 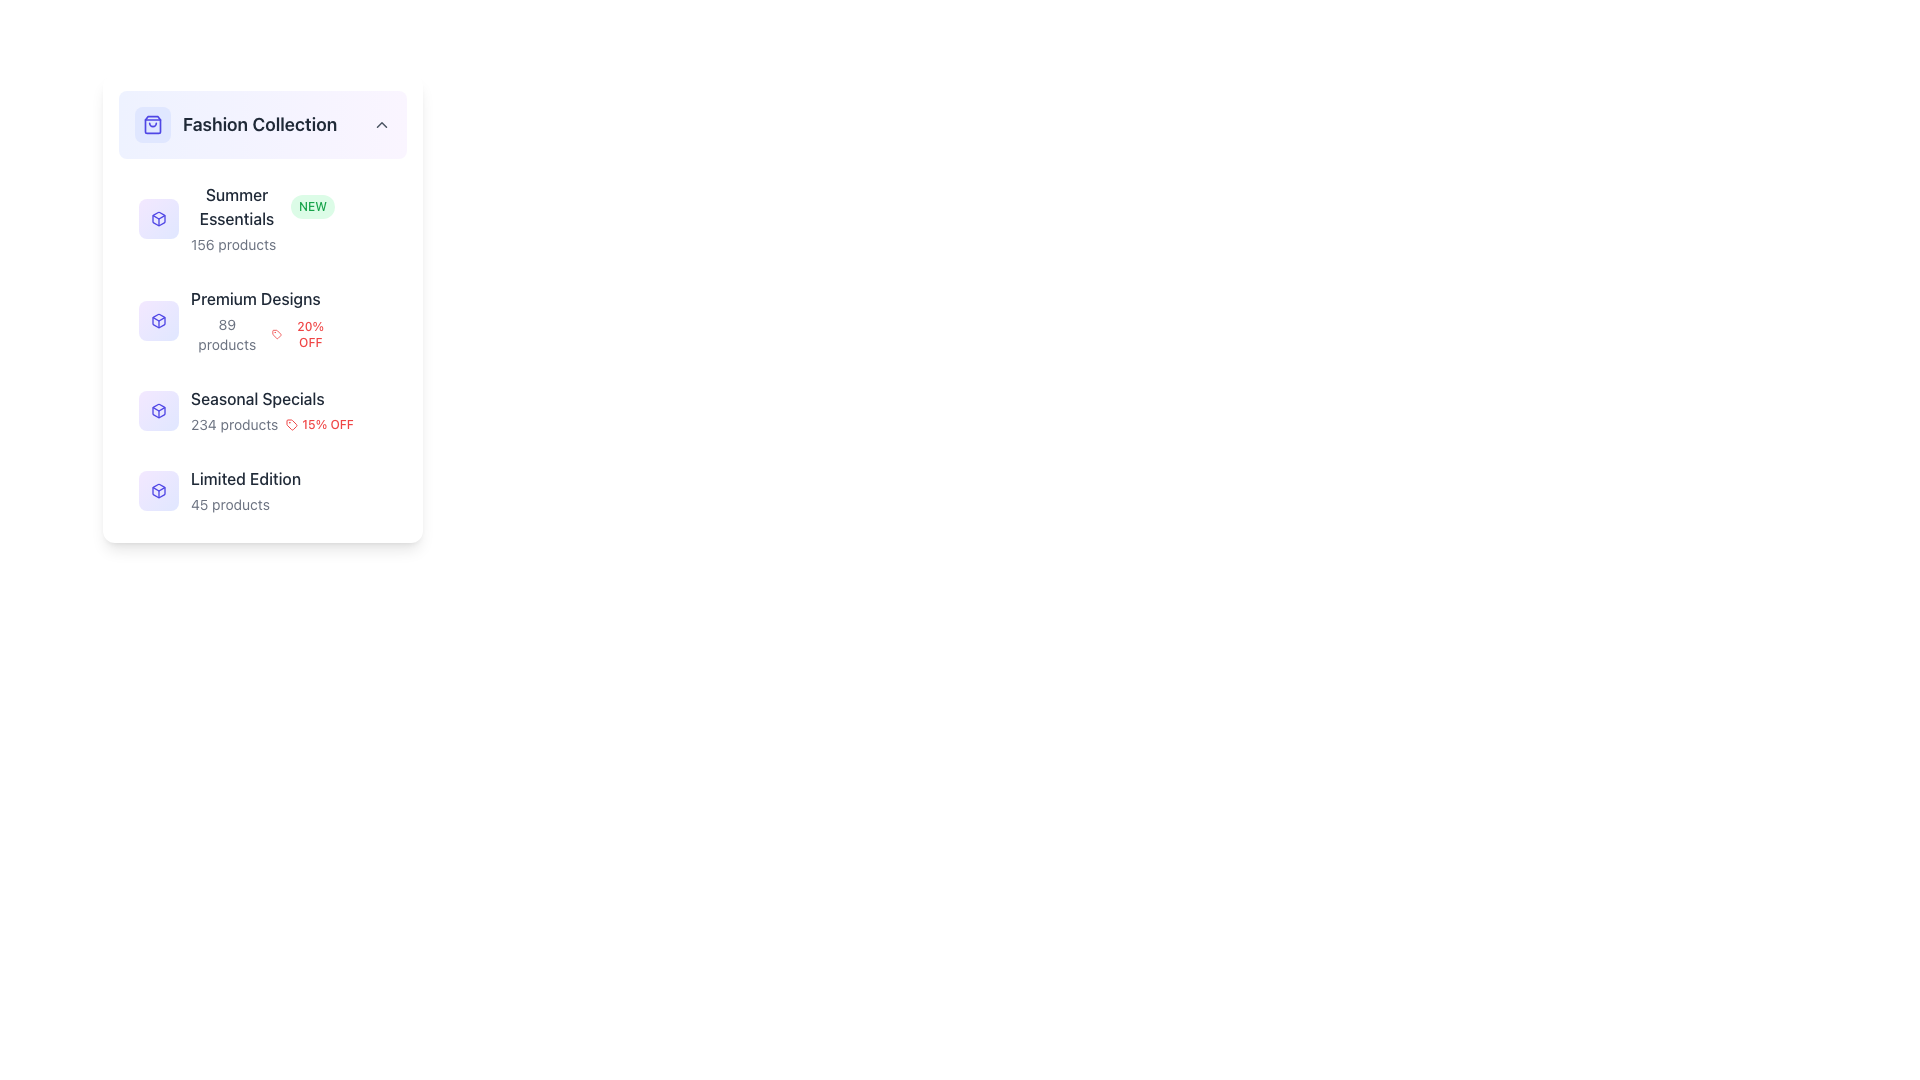 What do you see at coordinates (262, 299) in the screenshot?
I see `text of the label representing 'Premium Designs' located in the 'Fashion Collection' list, positioned second among the items` at bounding box center [262, 299].